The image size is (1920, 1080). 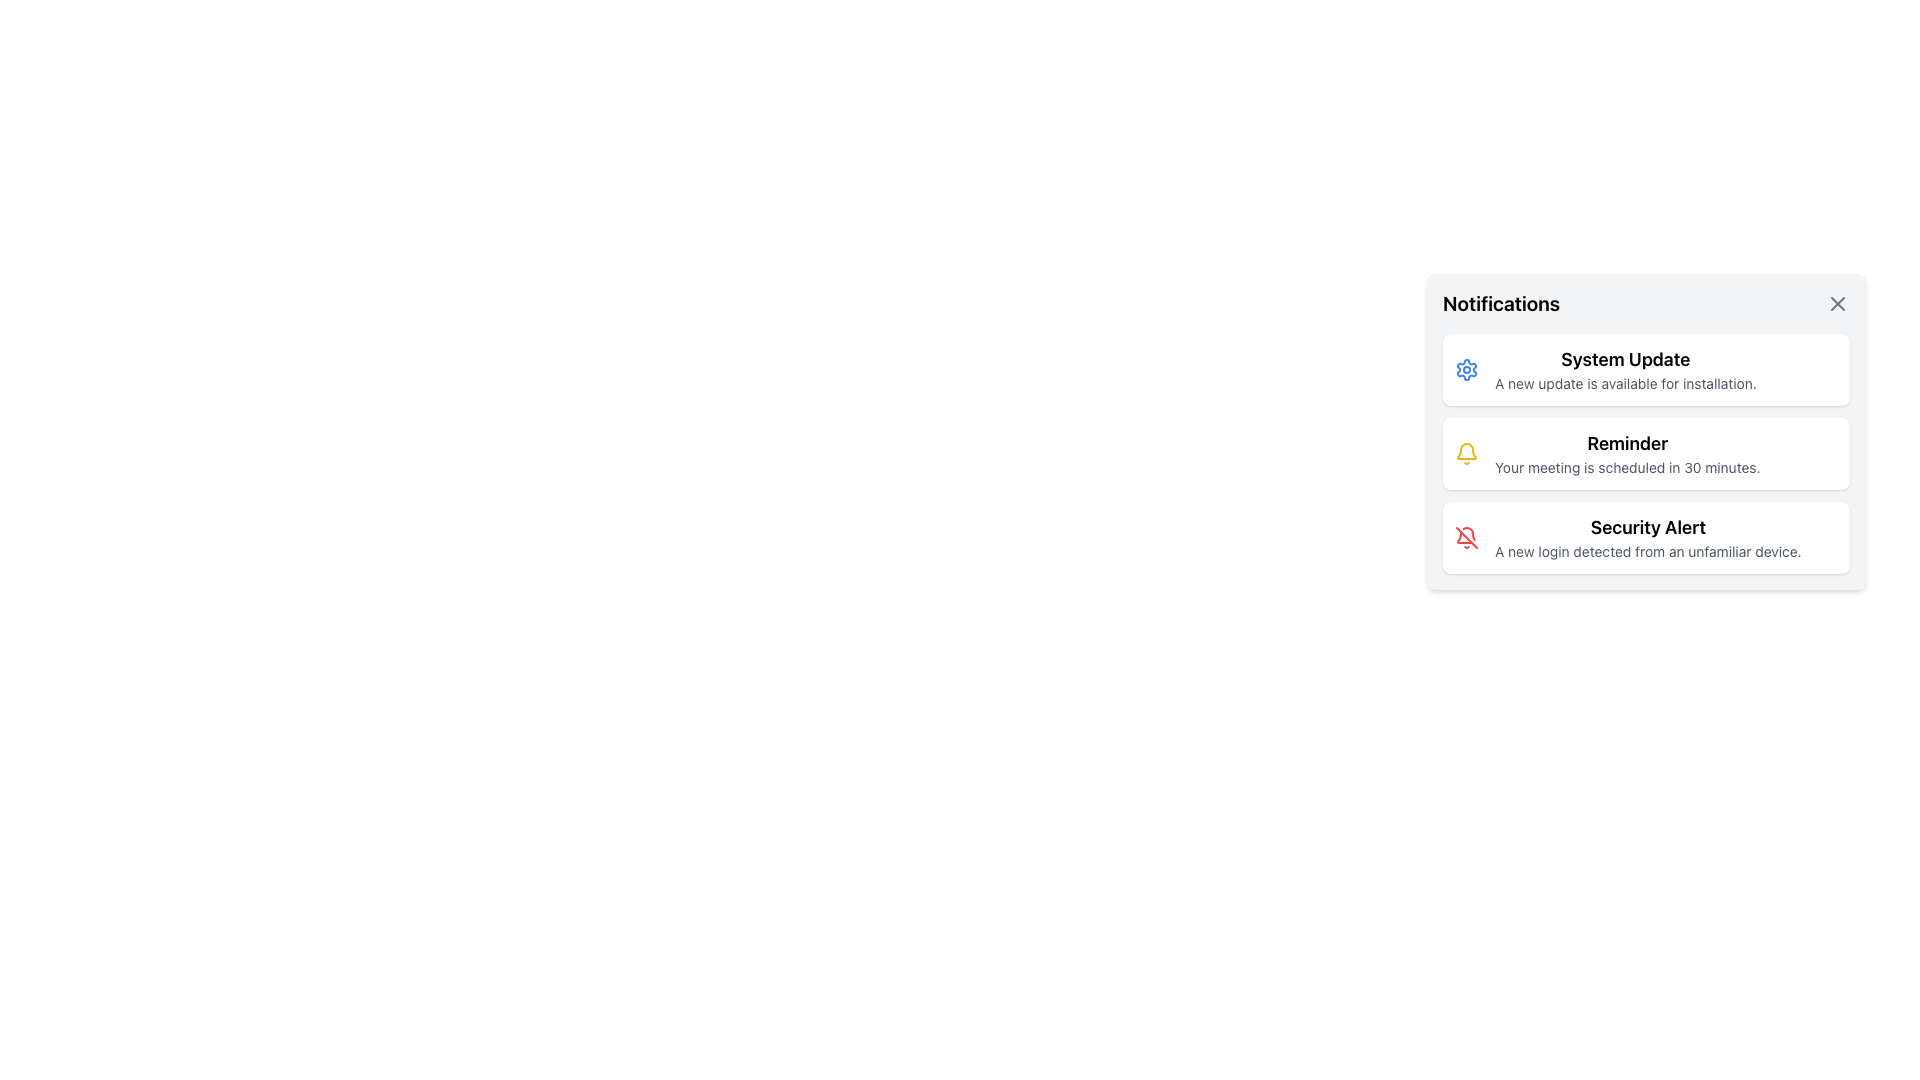 I want to click on the second notification regarding an upcoming meeting scheduled in 30 minutes, located under the 'Notifications' title, so click(x=1646, y=454).